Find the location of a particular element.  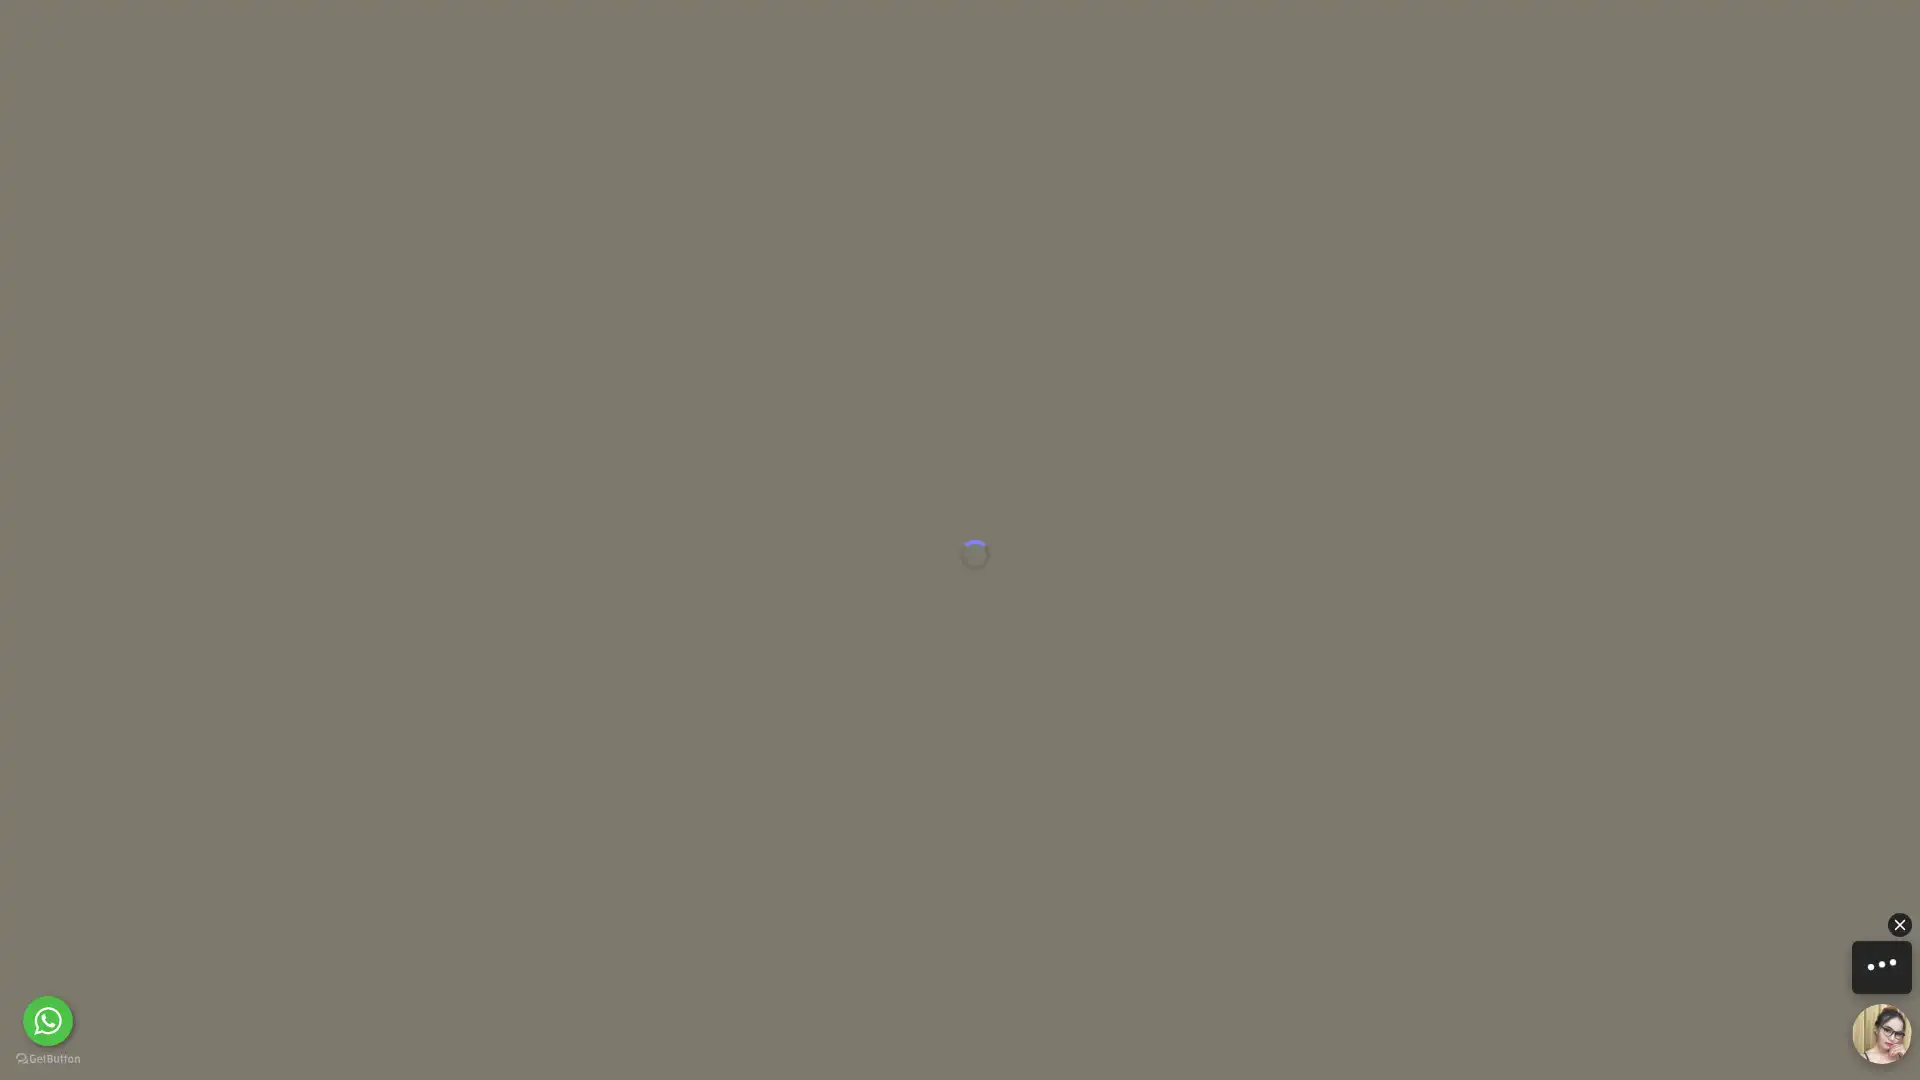

UNDUH is located at coordinates (906, 1055).